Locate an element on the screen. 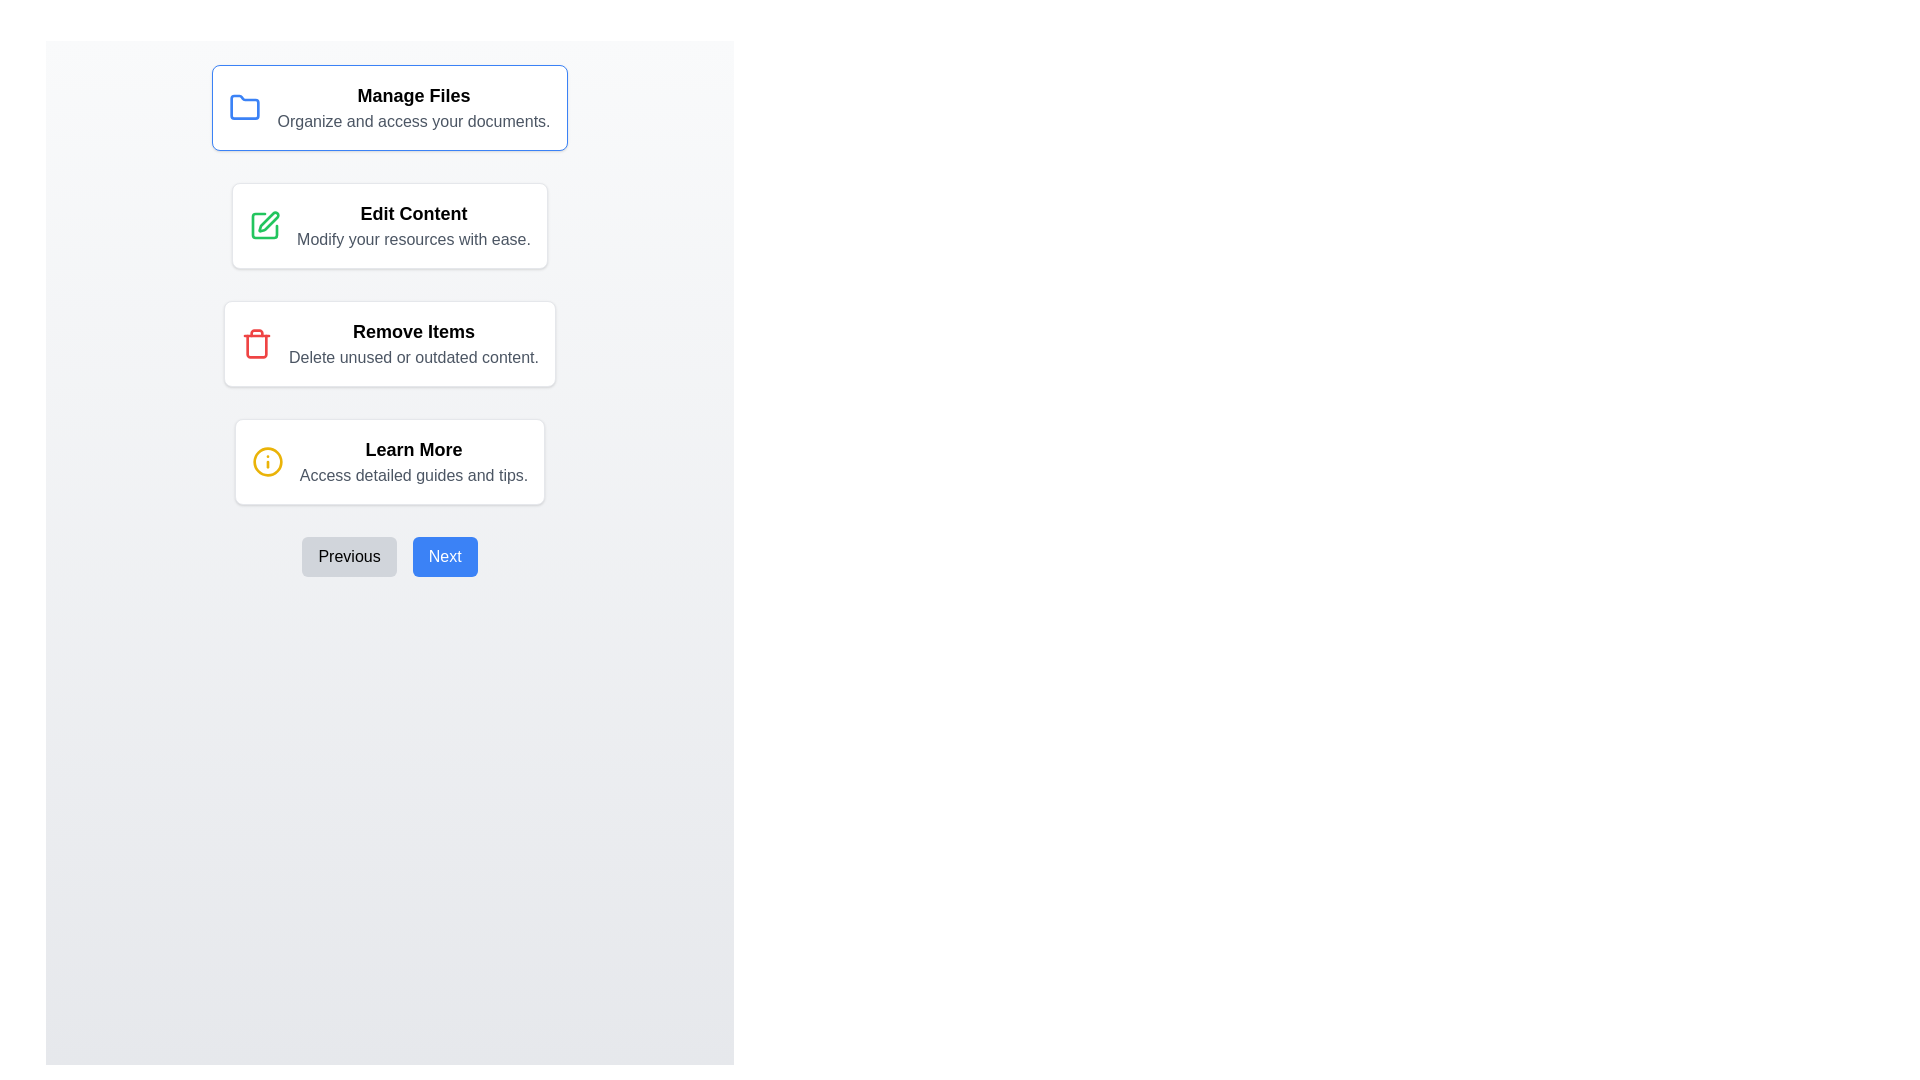  the fourth card in the vertical stack of informational cards, which contains an information icon and provides additional assistance by leading the user to detailed guides and tips is located at coordinates (412, 462).